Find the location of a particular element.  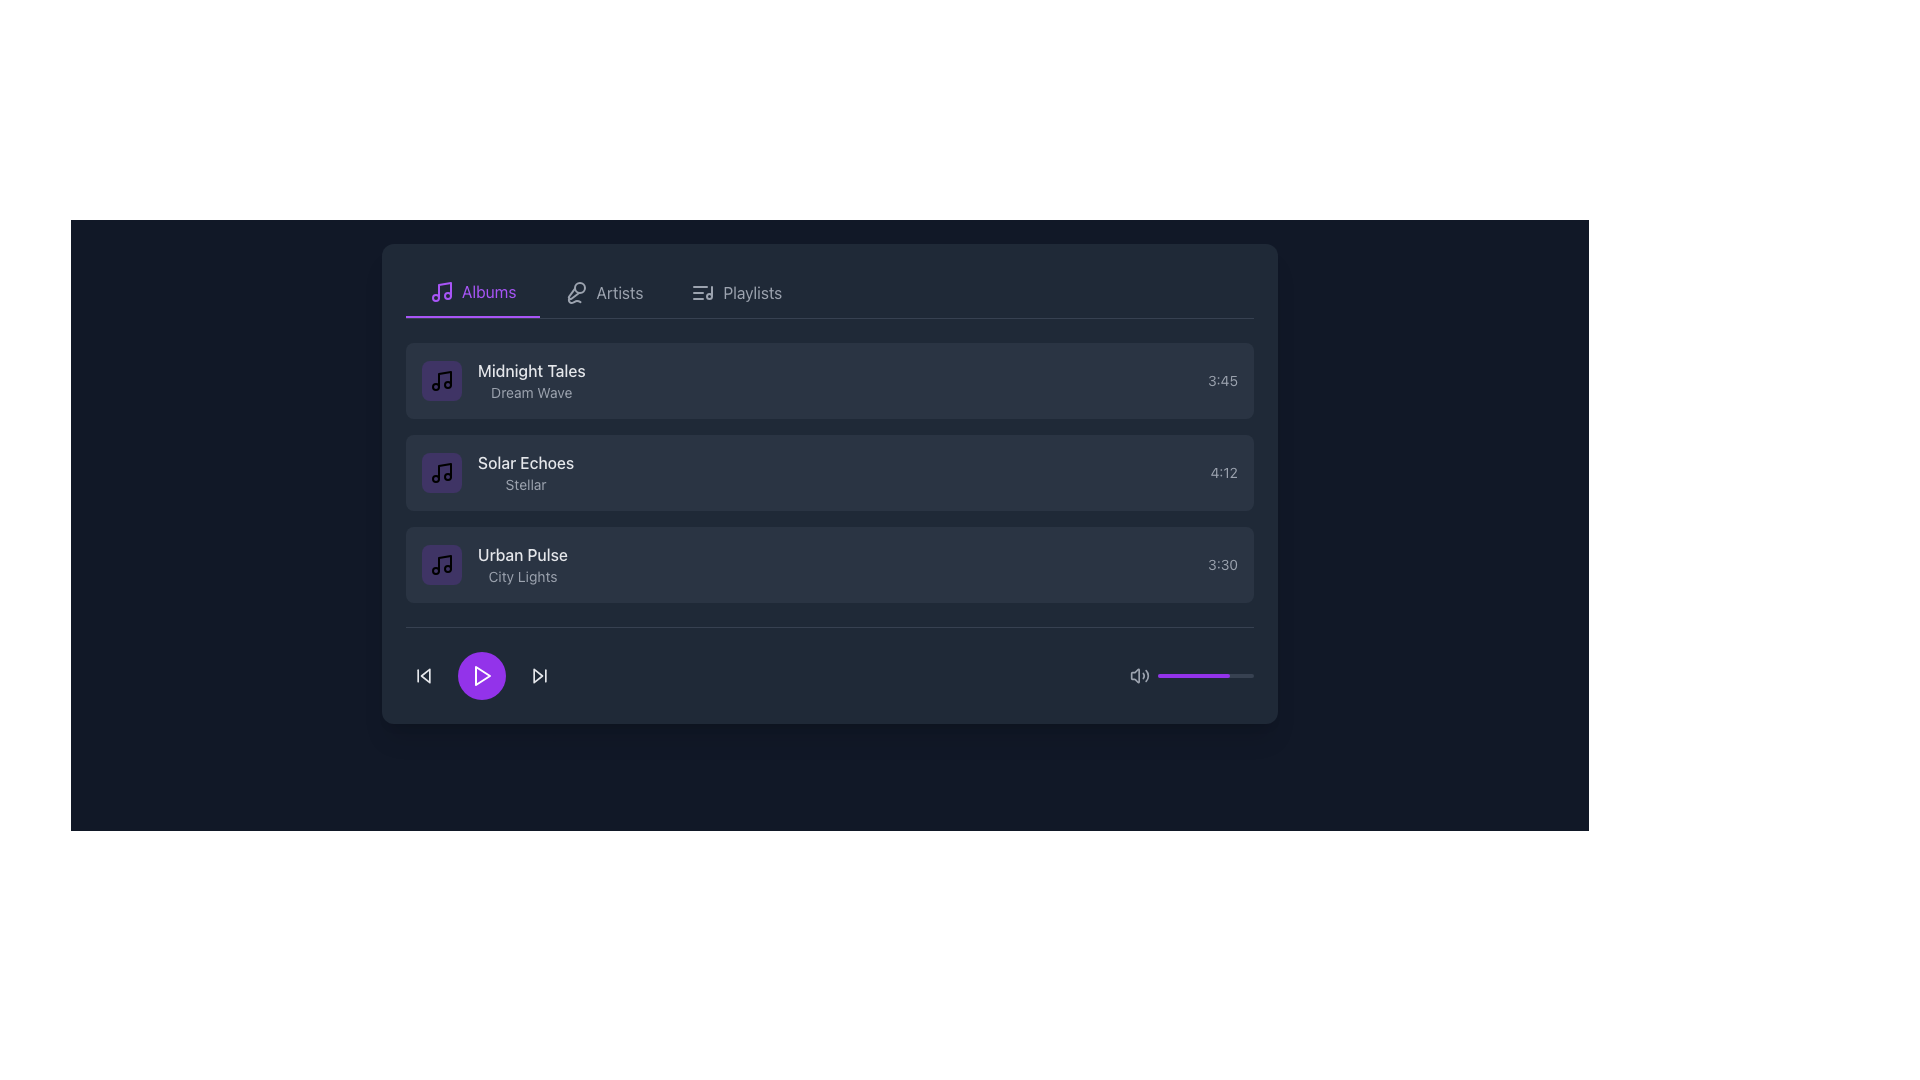

the album or song icon located in the top-left corner of the list item adjacent to the text labels 'Midnight Tales' and 'Dream Wave' is located at coordinates (440, 381).